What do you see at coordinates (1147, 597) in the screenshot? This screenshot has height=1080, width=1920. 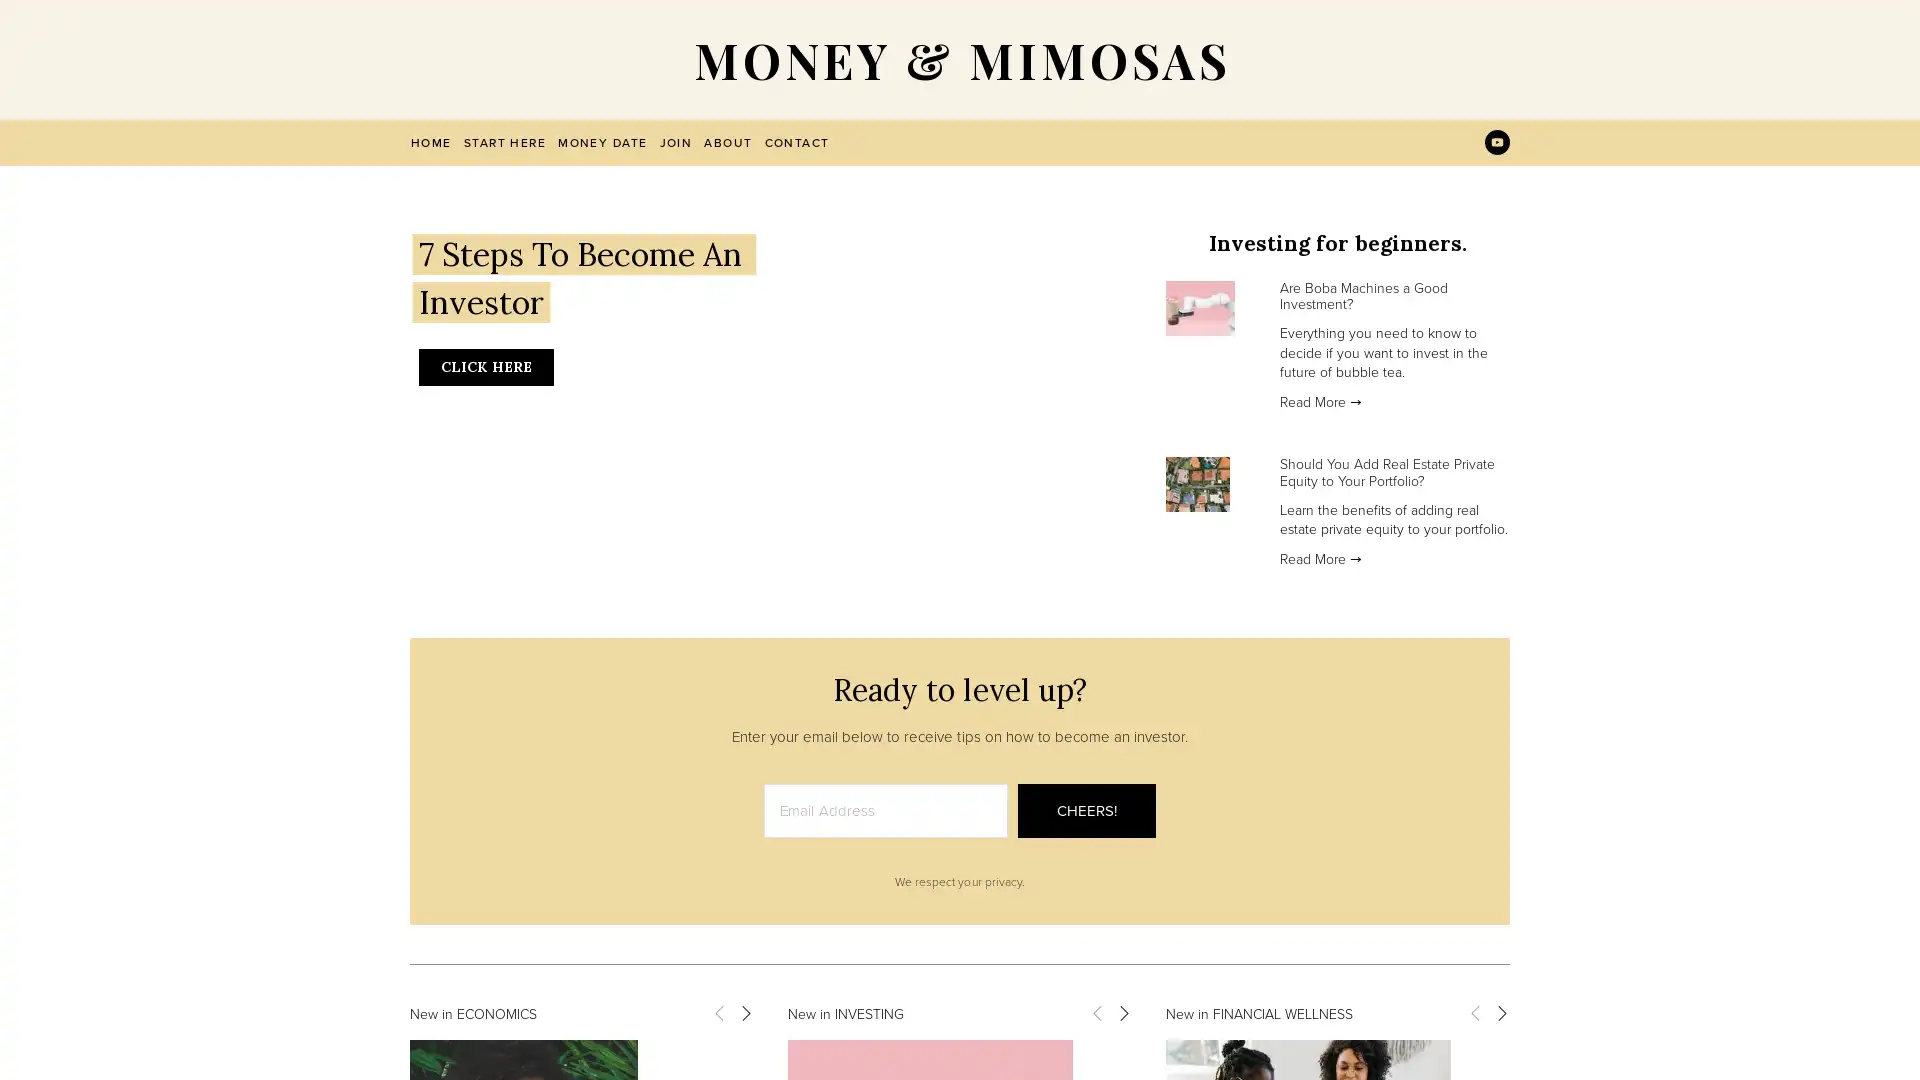 I see `Yes, I love Money & Mimosas.` at bounding box center [1147, 597].